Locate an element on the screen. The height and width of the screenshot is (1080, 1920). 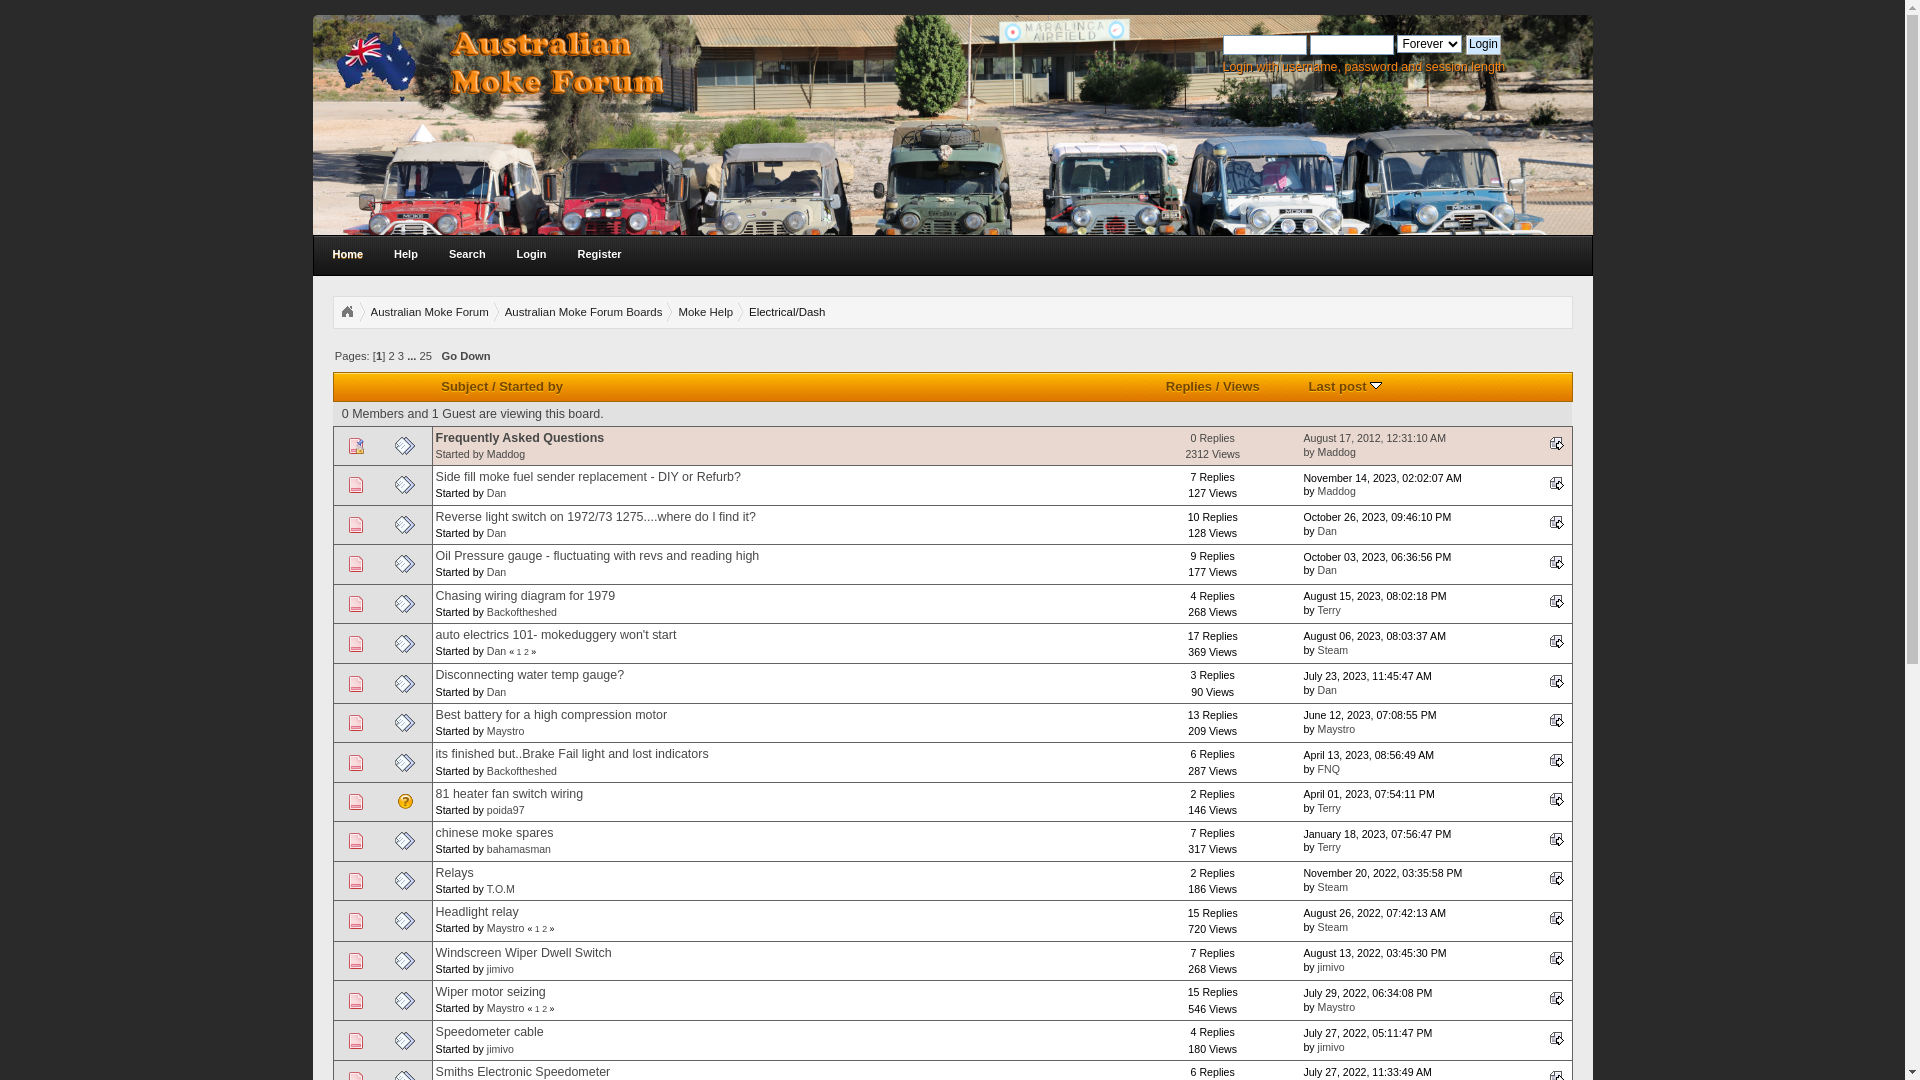
'Maystro' is located at coordinates (505, 1007).